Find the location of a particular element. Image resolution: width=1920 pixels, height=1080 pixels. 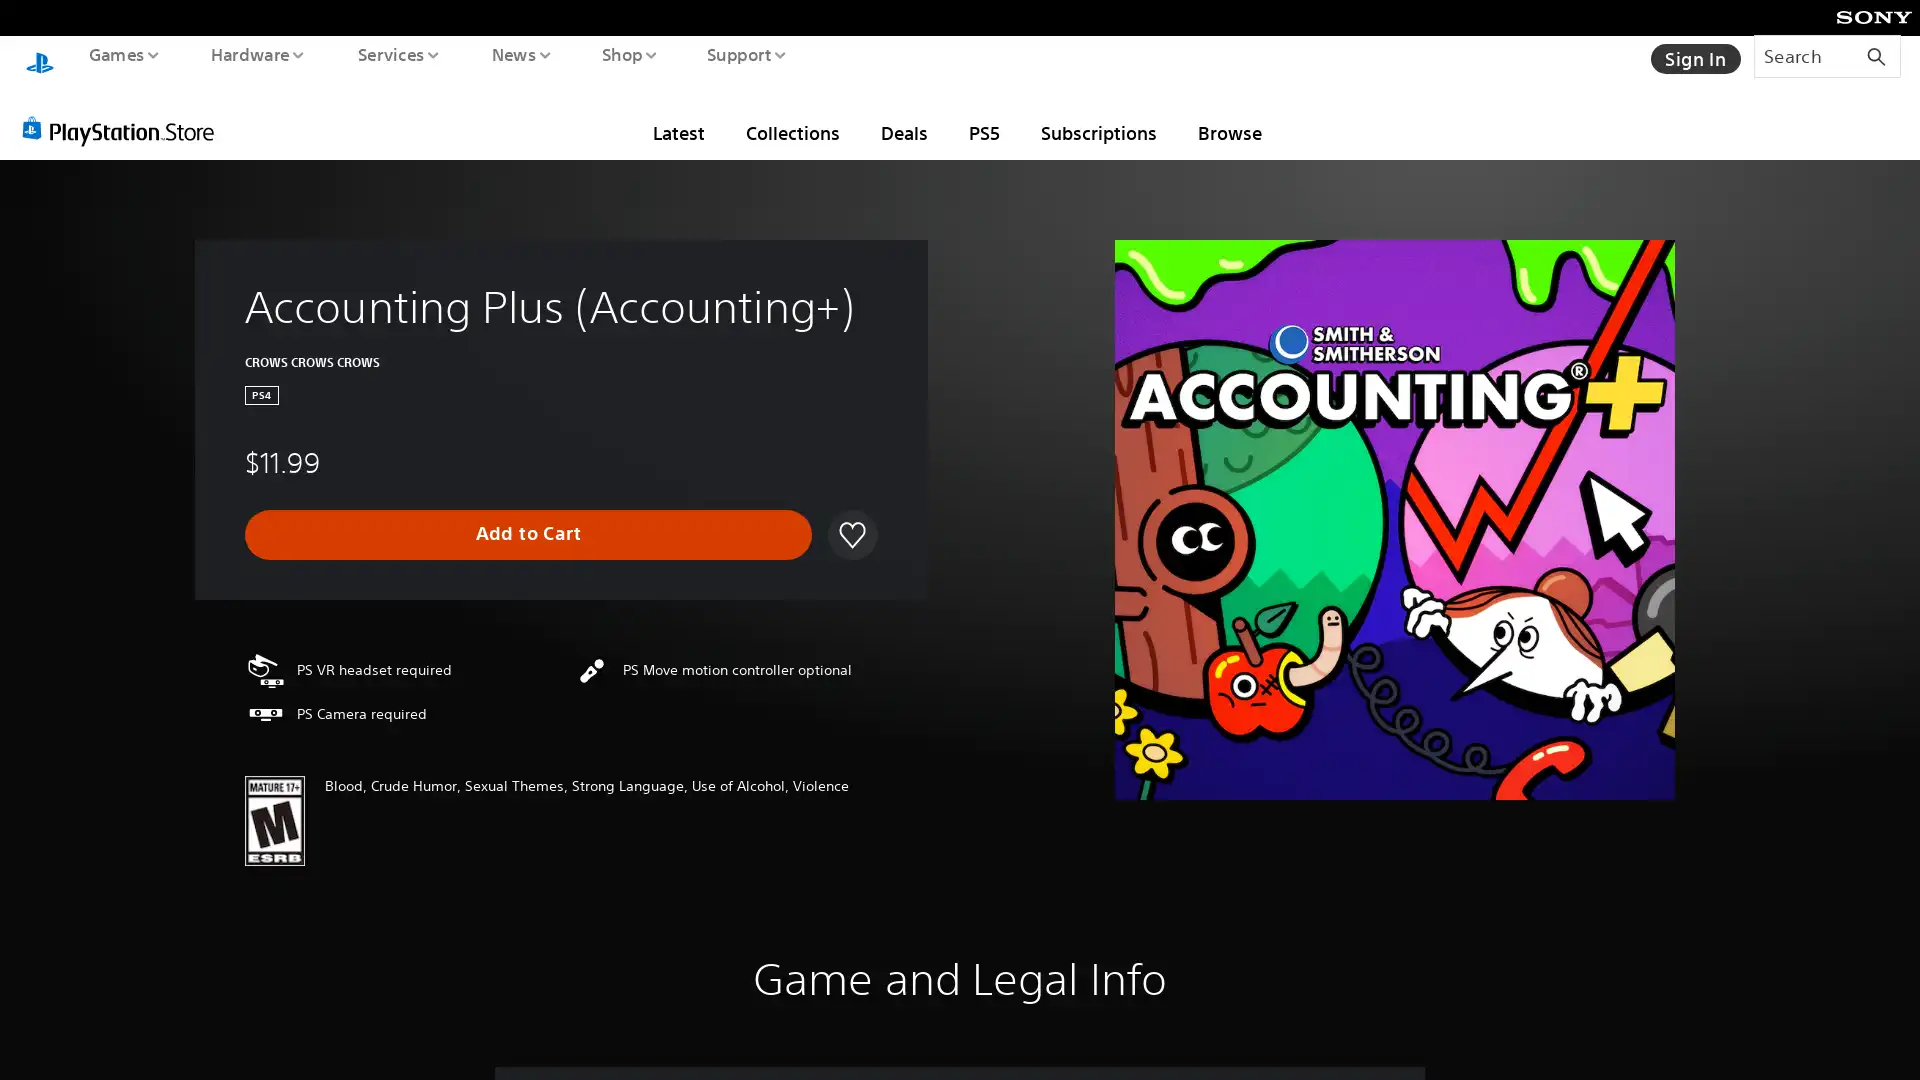

Add to Wishlist is located at coordinates (851, 514).